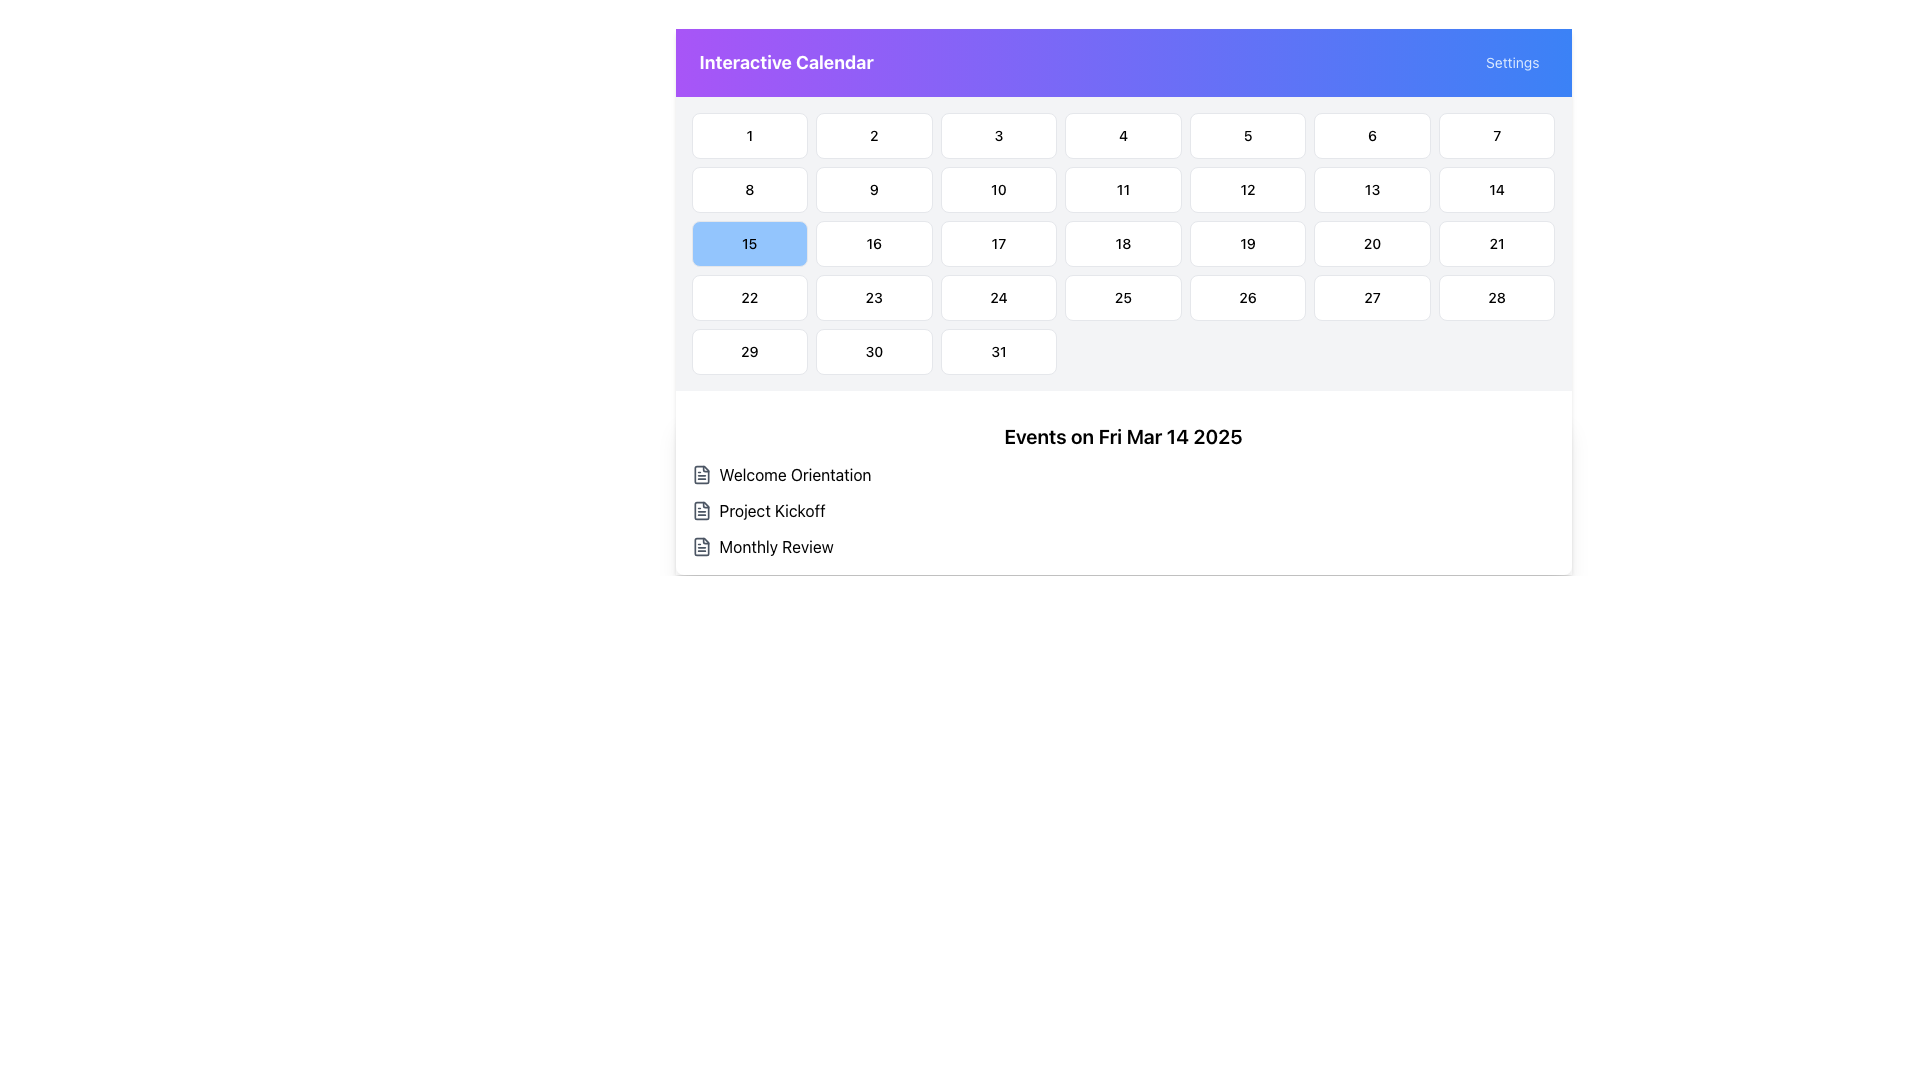 The height and width of the screenshot is (1080, 1920). What do you see at coordinates (874, 189) in the screenshot?
I see `the calendar date '9' located in the second column of the second row` at bounding box center [874, 189].